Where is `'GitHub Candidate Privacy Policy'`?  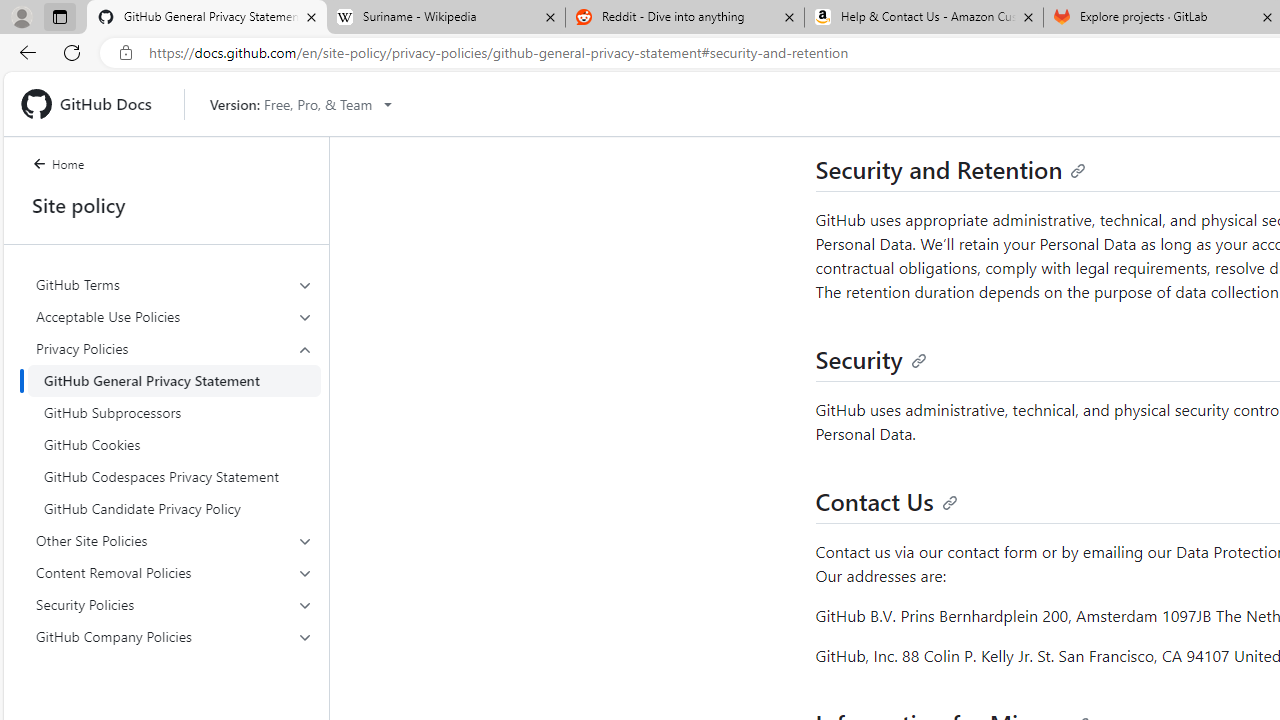
'GitHub Candidate Privacy Policy' is located at coordinates (174, 508).